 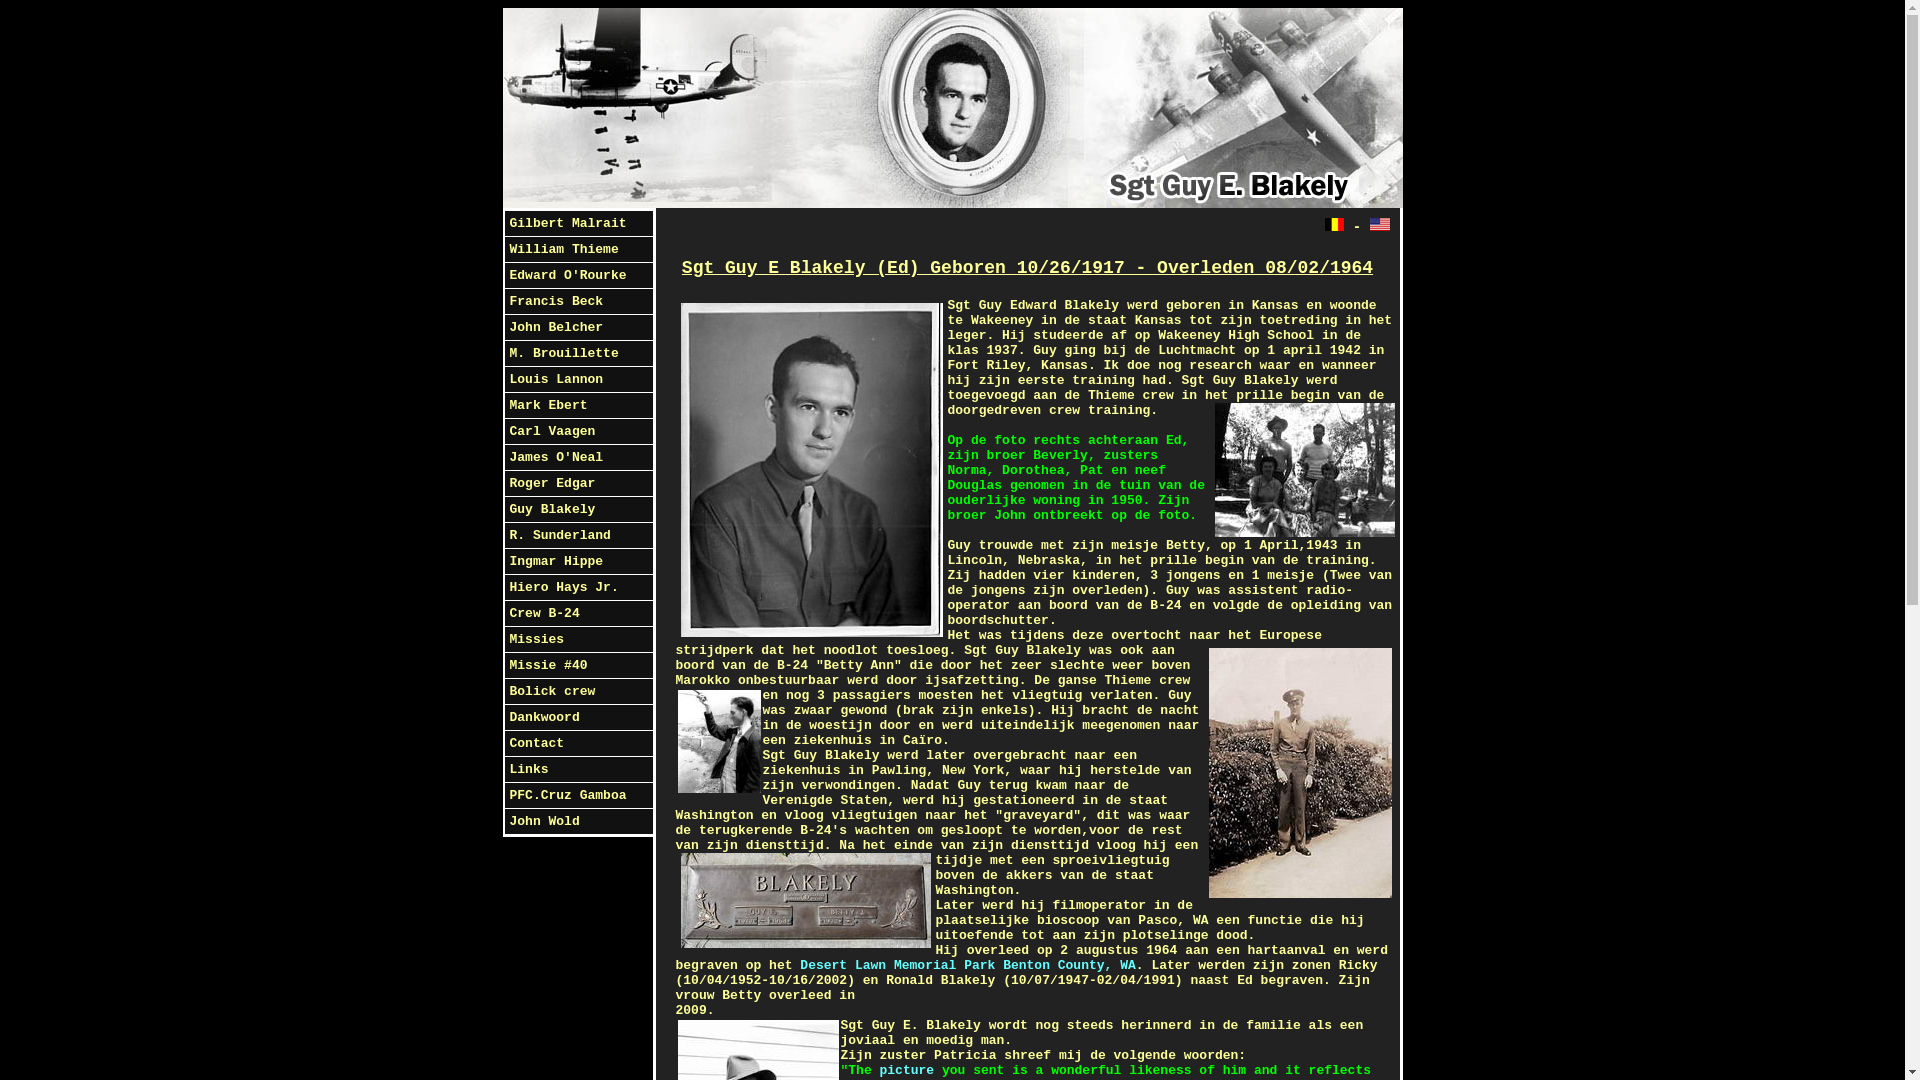 I want to click on 'Gilbert Malrait', so click(x=576, y=223).